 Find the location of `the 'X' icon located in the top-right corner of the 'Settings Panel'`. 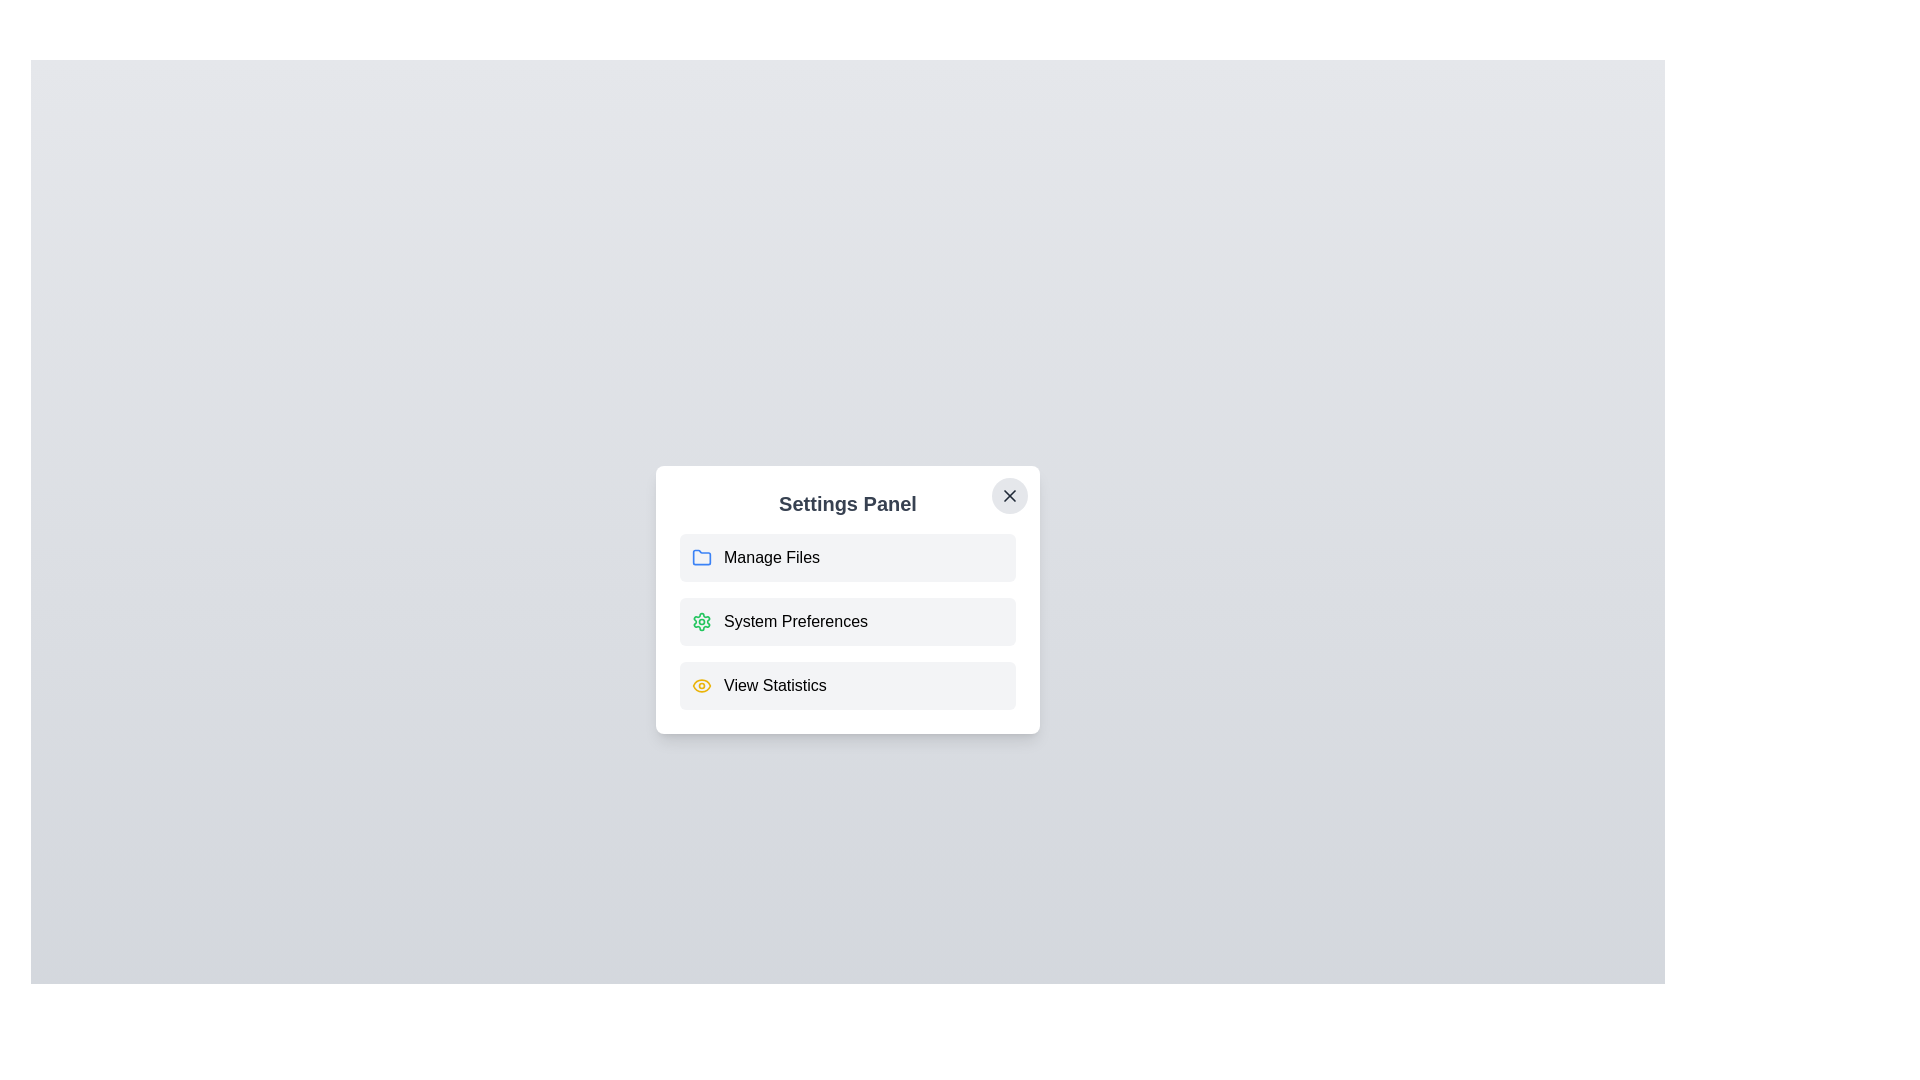

the 'X' icon located in the top-right corner of the 'Settings Panel' is located at coordinates (1009, 495).